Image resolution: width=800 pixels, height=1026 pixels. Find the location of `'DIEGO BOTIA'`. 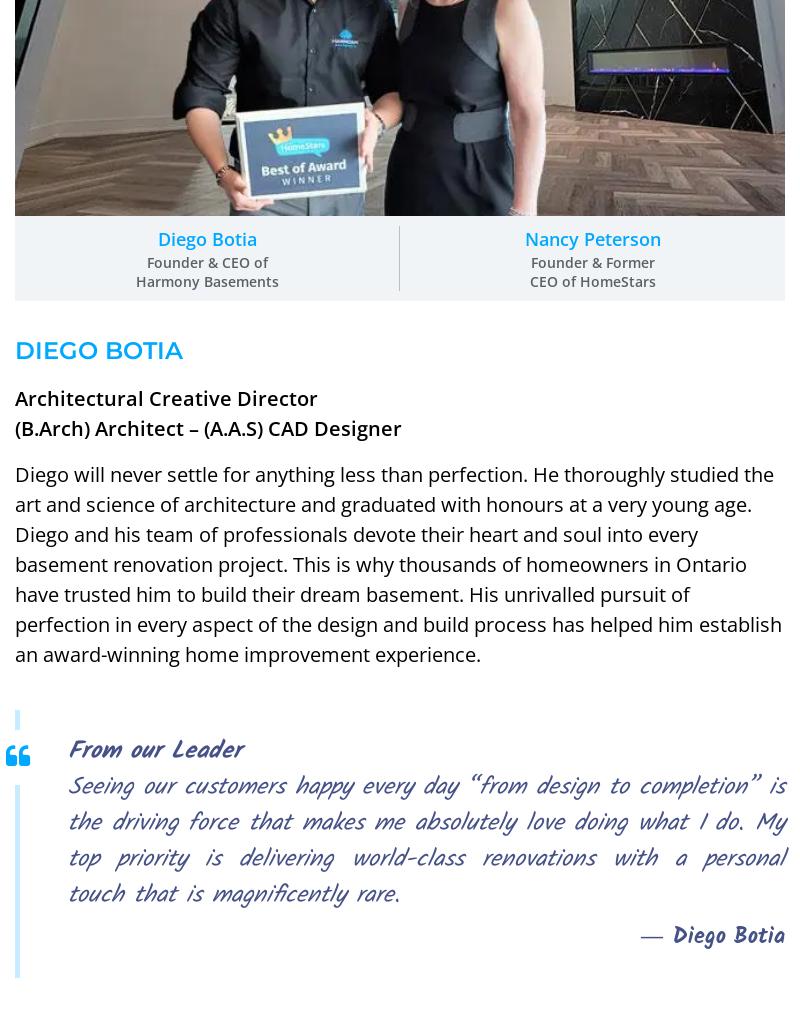

'DIEGO BOTIA' is located at coordinates (14, 349).